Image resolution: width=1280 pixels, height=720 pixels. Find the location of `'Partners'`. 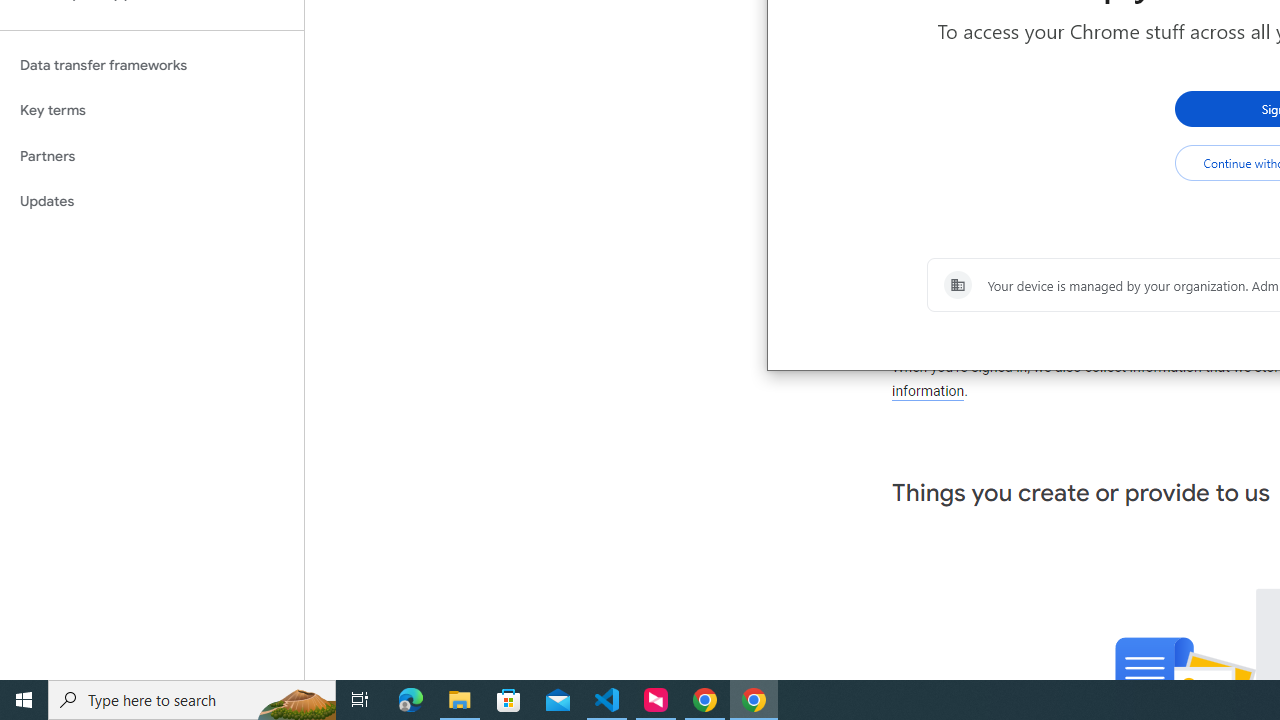

'Partners' is located at coordinates (151, 155).